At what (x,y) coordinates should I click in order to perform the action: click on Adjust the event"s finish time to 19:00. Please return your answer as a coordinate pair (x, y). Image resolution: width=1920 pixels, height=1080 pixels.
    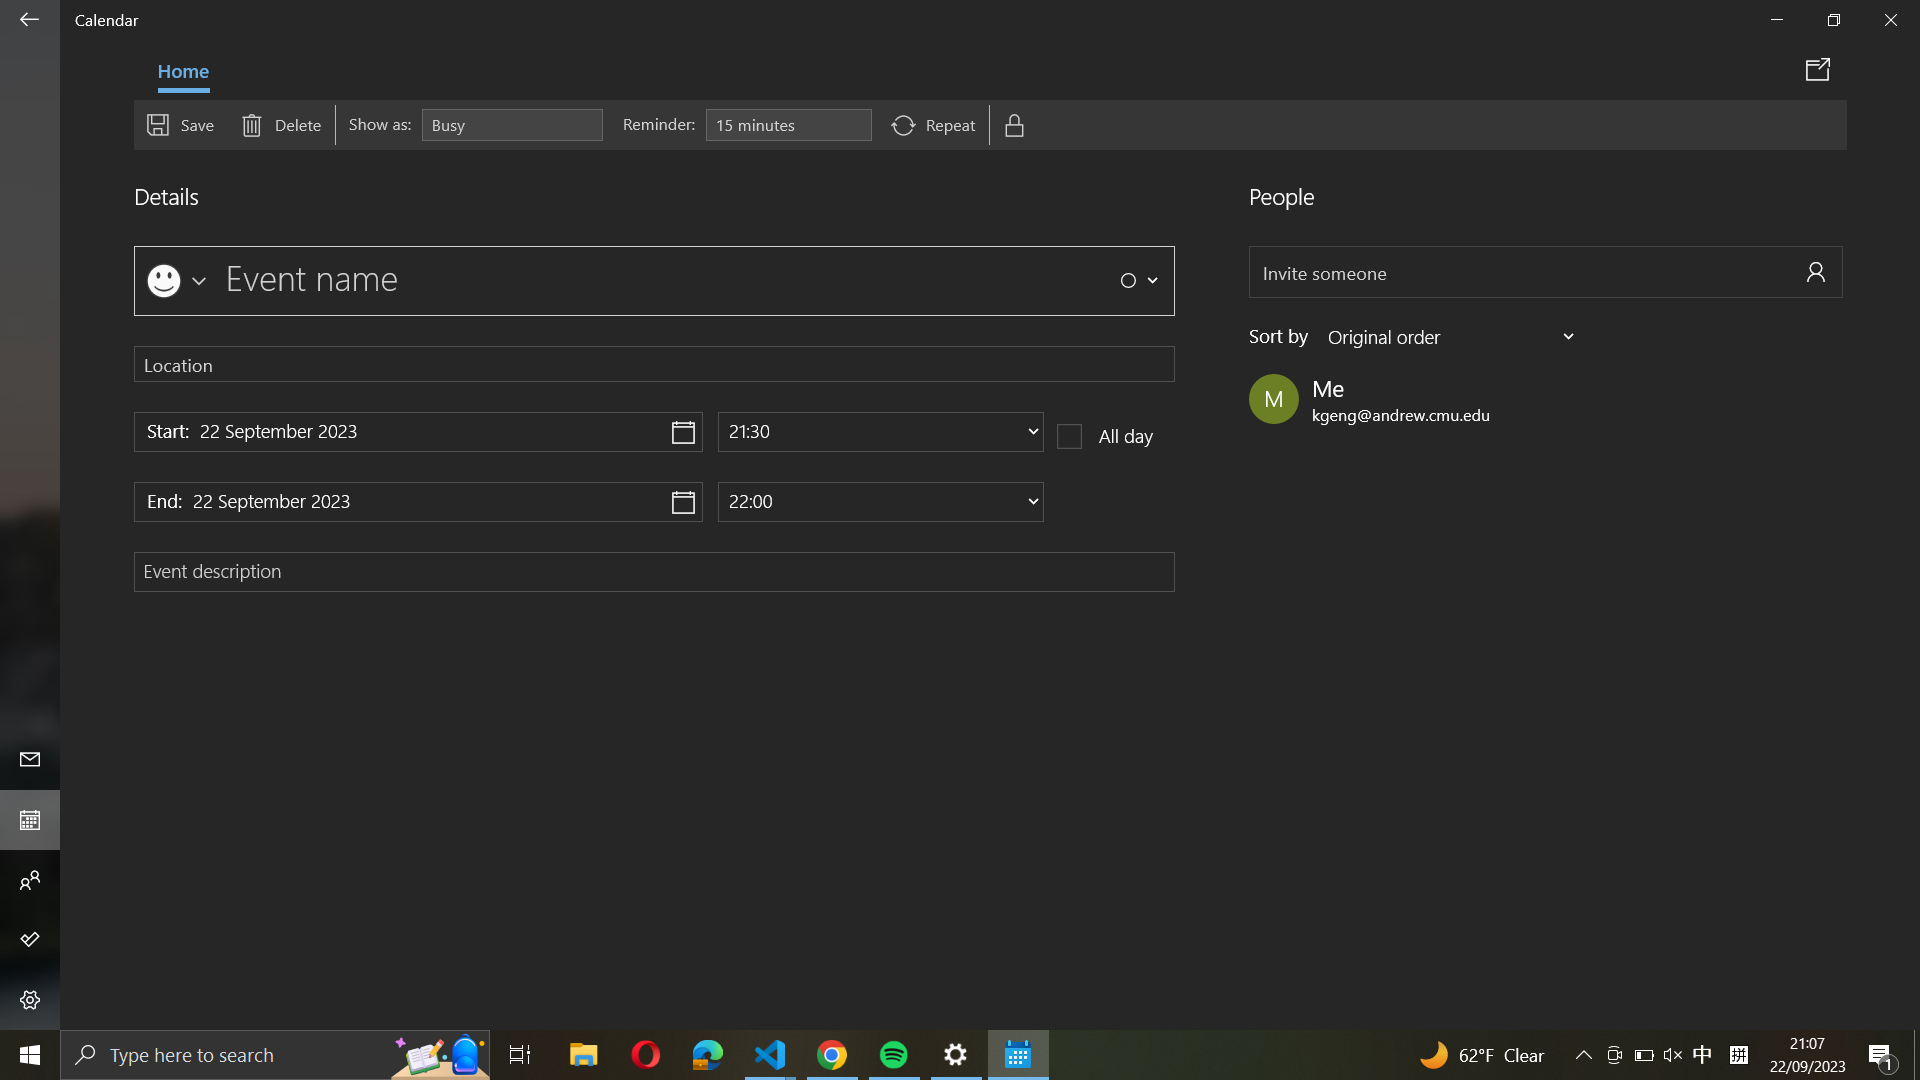
    Looking at the image, I should click on (880, 500).